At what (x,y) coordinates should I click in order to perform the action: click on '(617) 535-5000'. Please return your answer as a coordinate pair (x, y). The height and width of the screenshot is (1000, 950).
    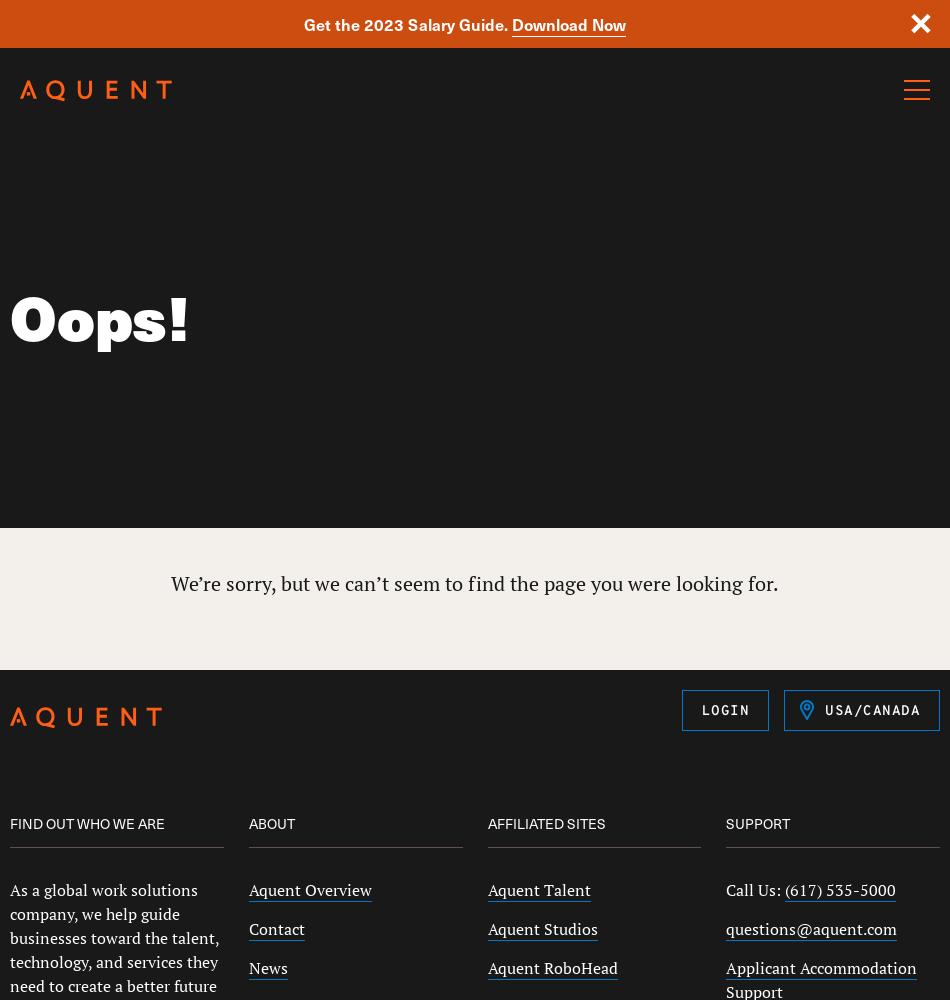
    Looking at the image, I should click on (839, 890).